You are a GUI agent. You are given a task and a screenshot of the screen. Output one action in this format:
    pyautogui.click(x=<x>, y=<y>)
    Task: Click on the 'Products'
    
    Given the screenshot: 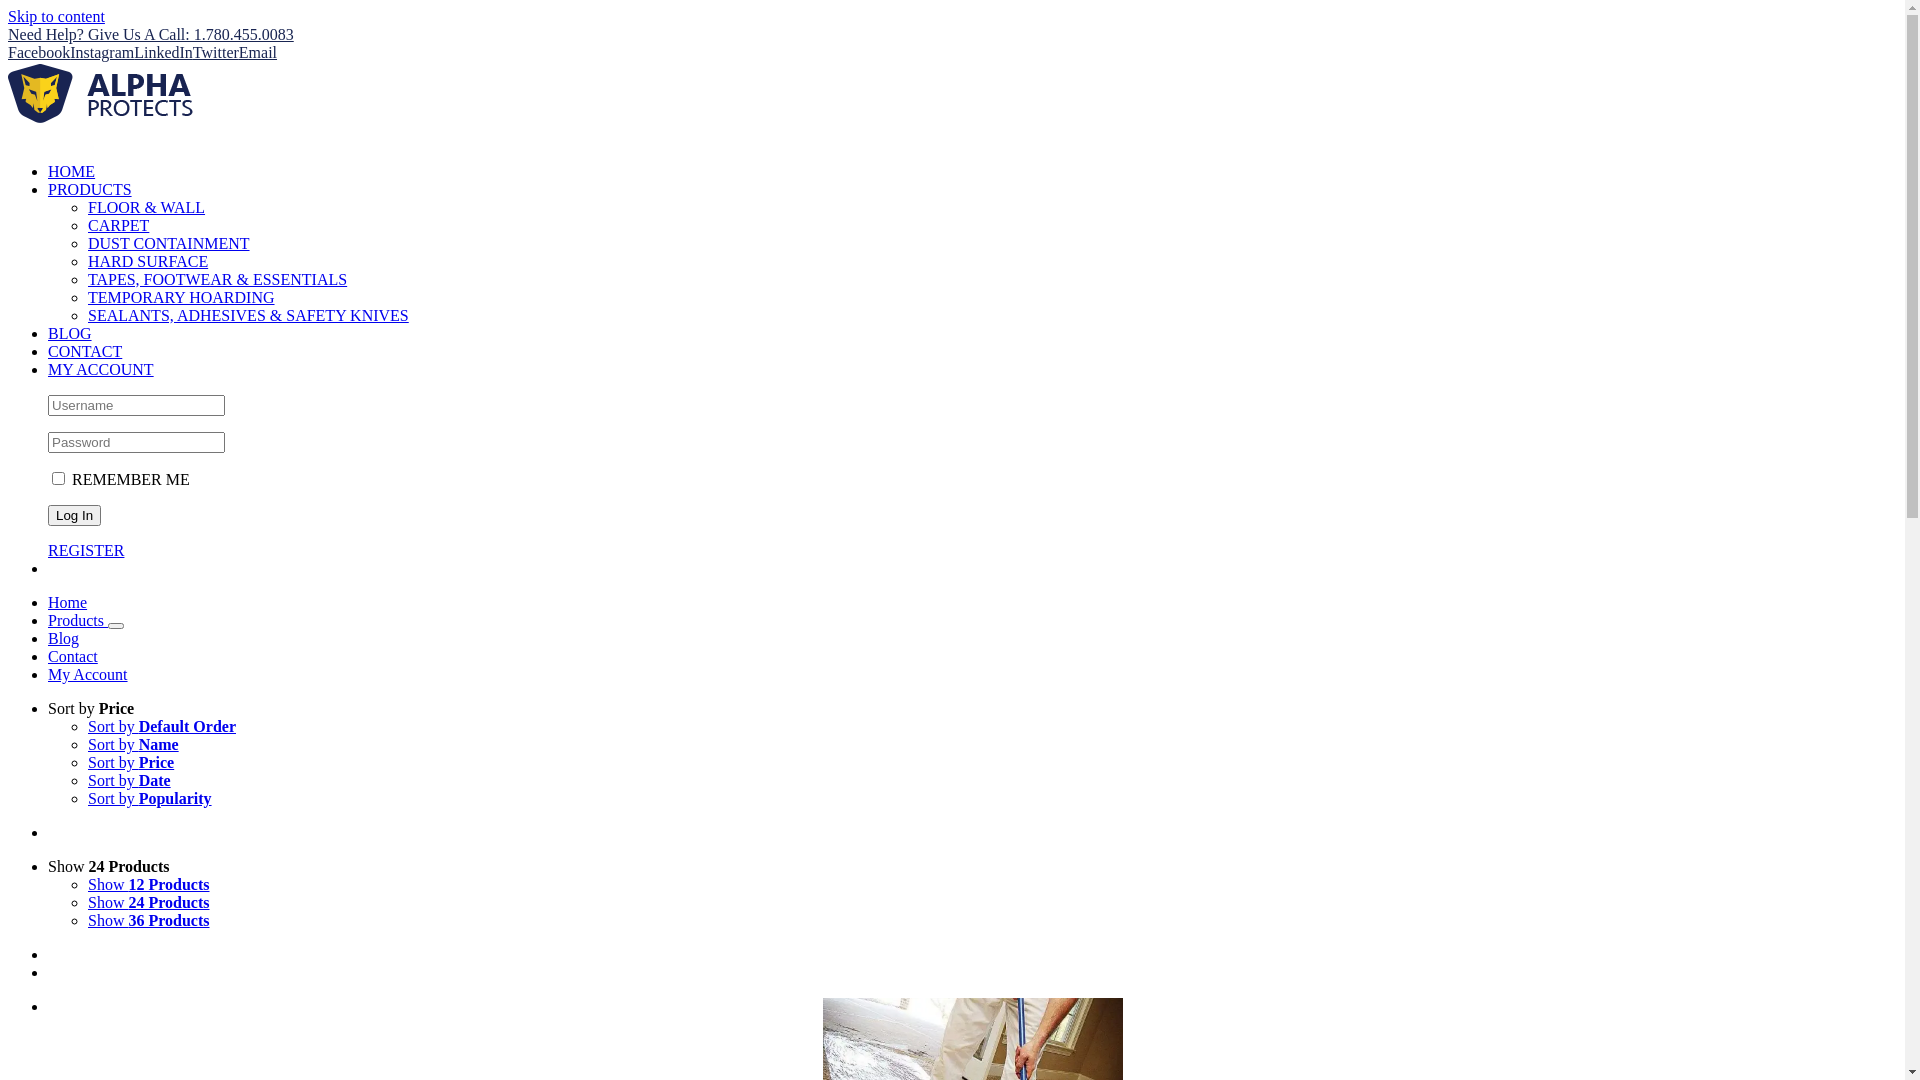 What is the action you would take?
    pyautogui.click(x=77, y=619)
    